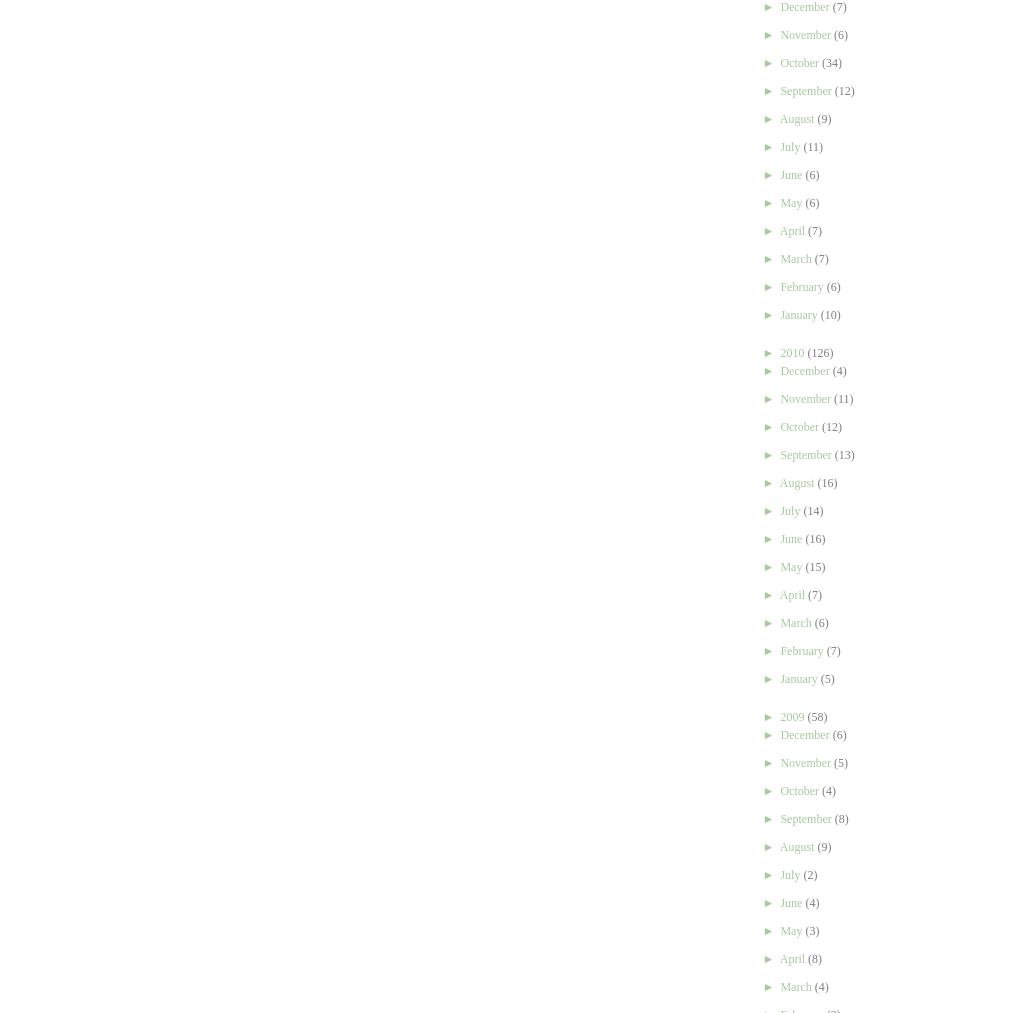 The image size is (1024, 1013). I want to click on '(10)', so click(828, 315).